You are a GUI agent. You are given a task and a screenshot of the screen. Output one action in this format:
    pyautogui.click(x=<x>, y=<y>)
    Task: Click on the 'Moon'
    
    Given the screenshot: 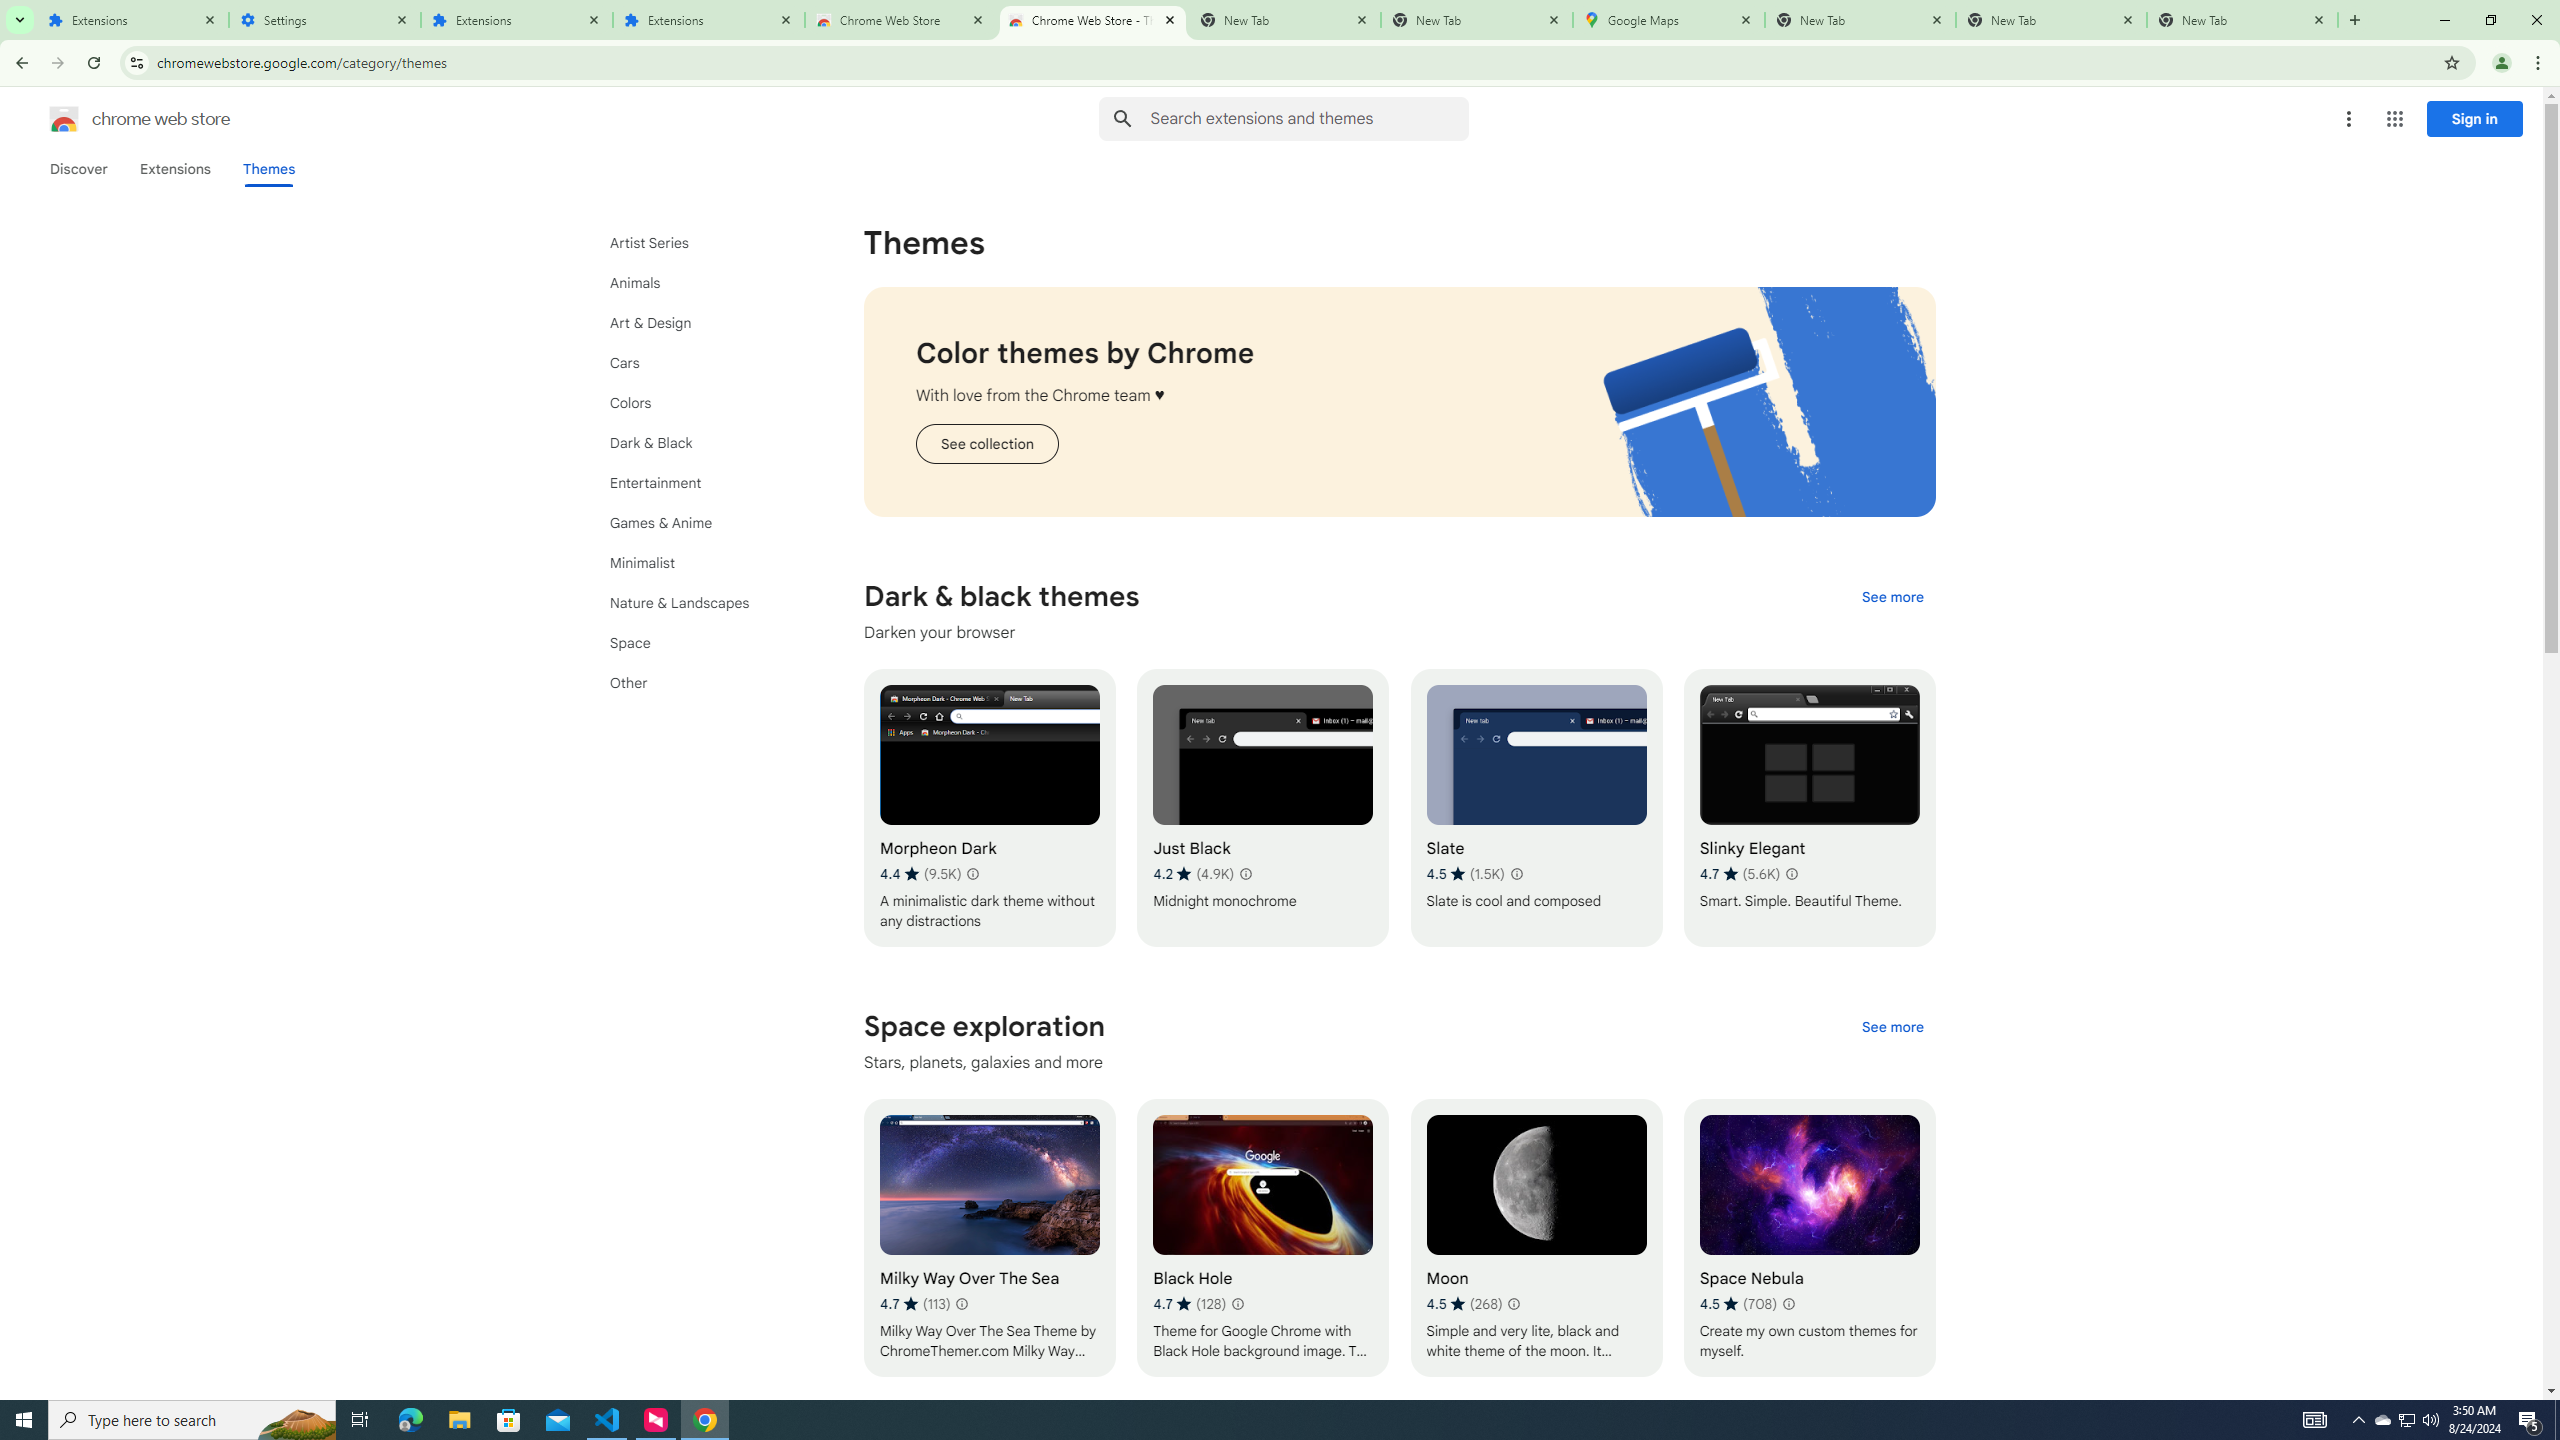 What is the action you would take?
    pyautogui.click(x=1536, y=1237)
    